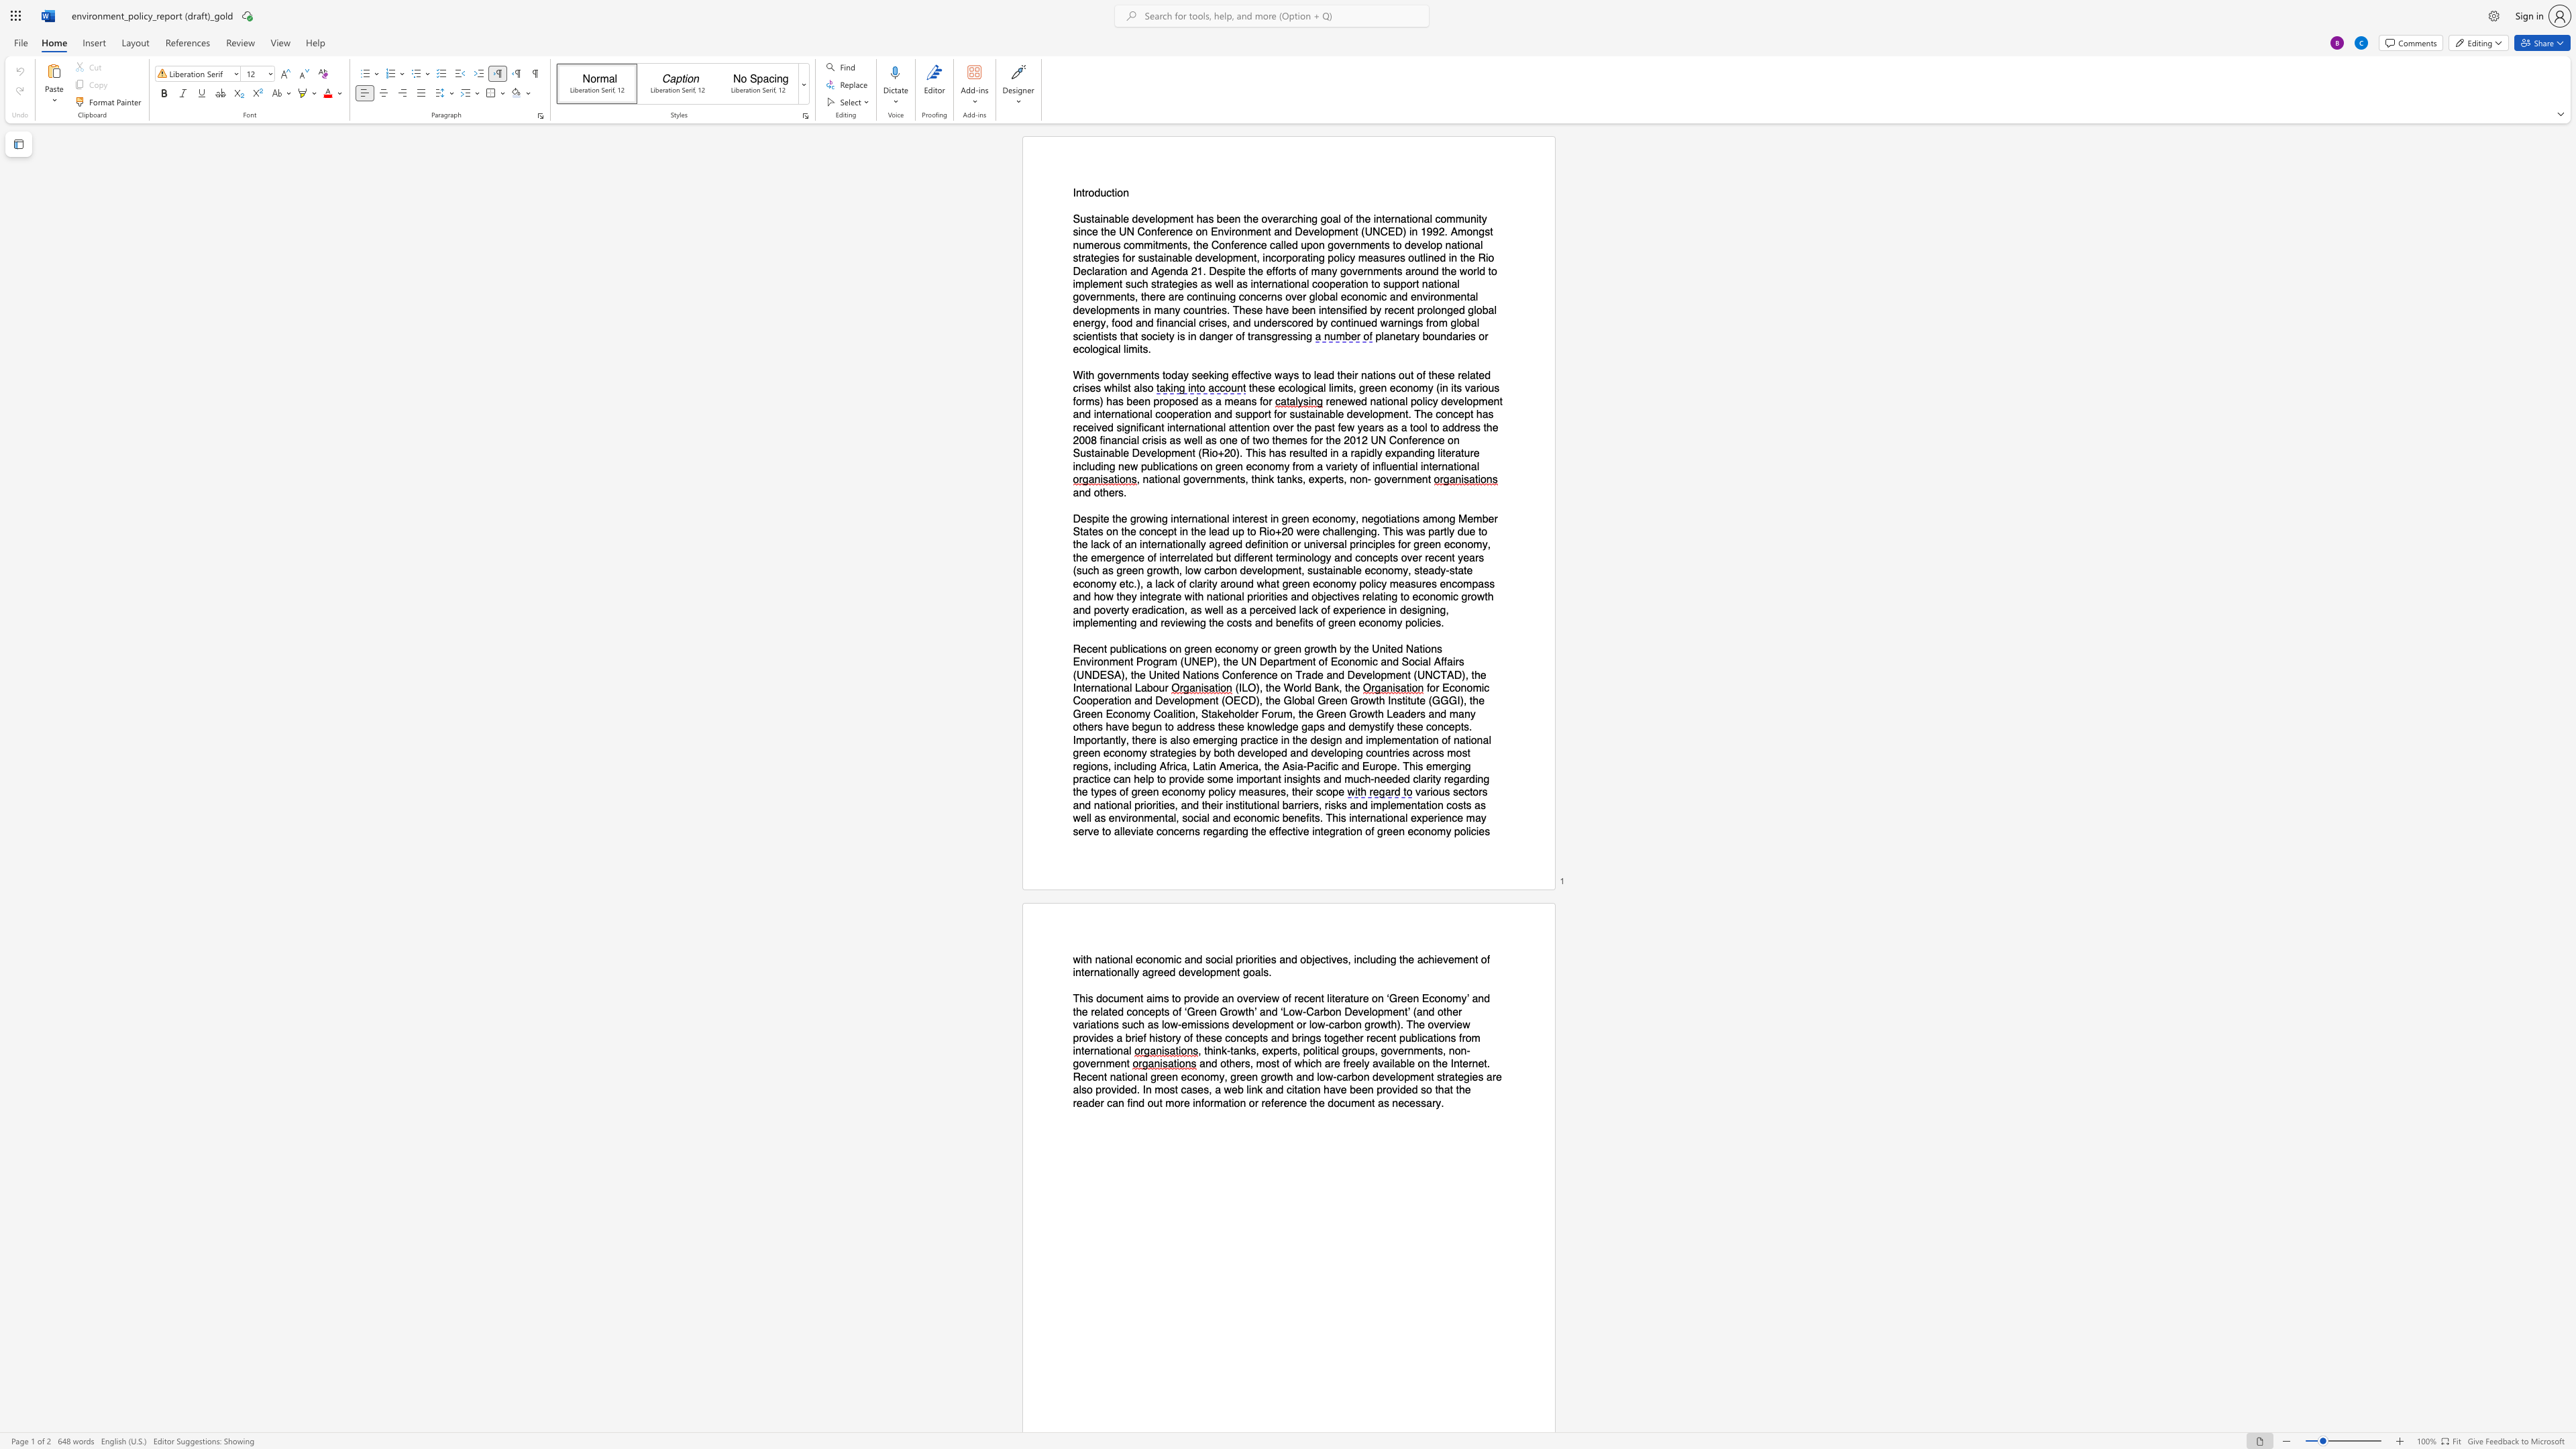 This screenshot has width=2576, height=1449. Describe the element at coordinates (1344, 830) in the screenshot. I see `the subset text "tion of green" within the text "the effective integration of green economy policies"` at that location.